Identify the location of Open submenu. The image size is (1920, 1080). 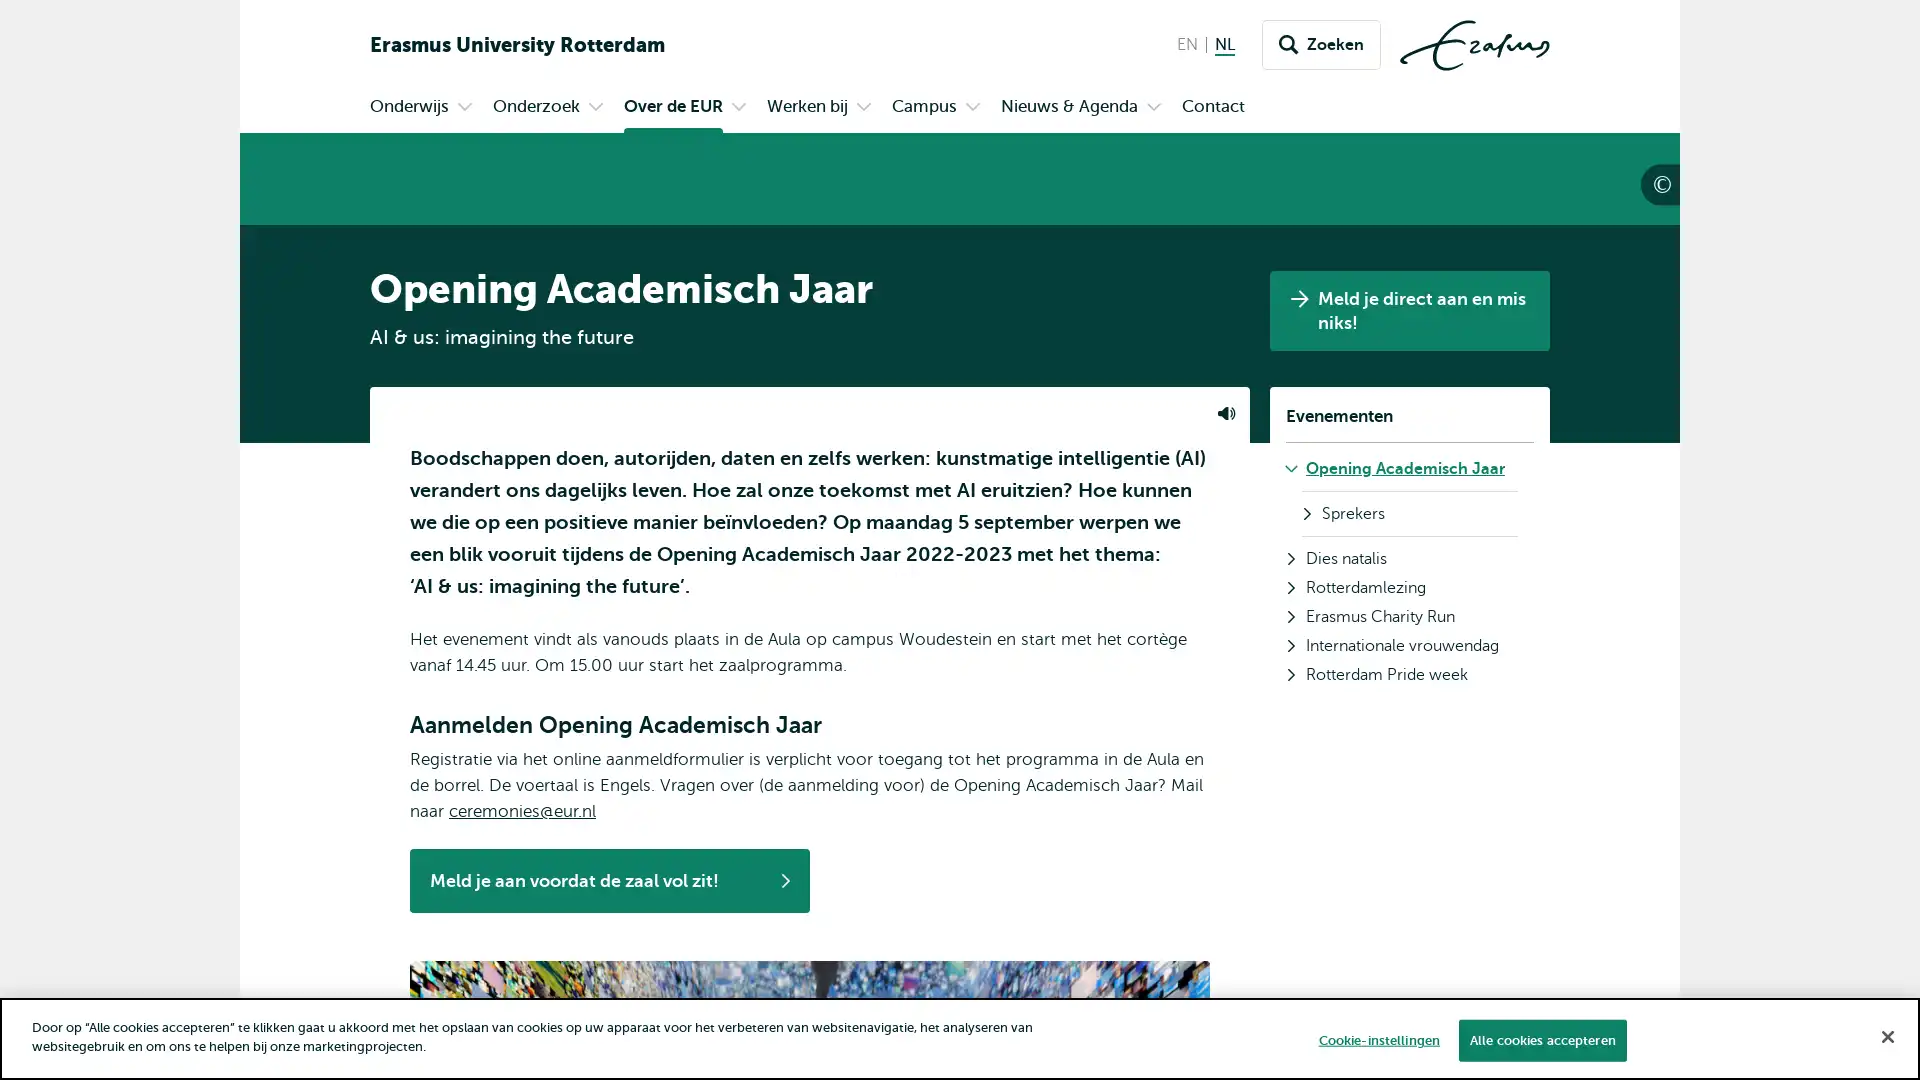
(1153, 108).